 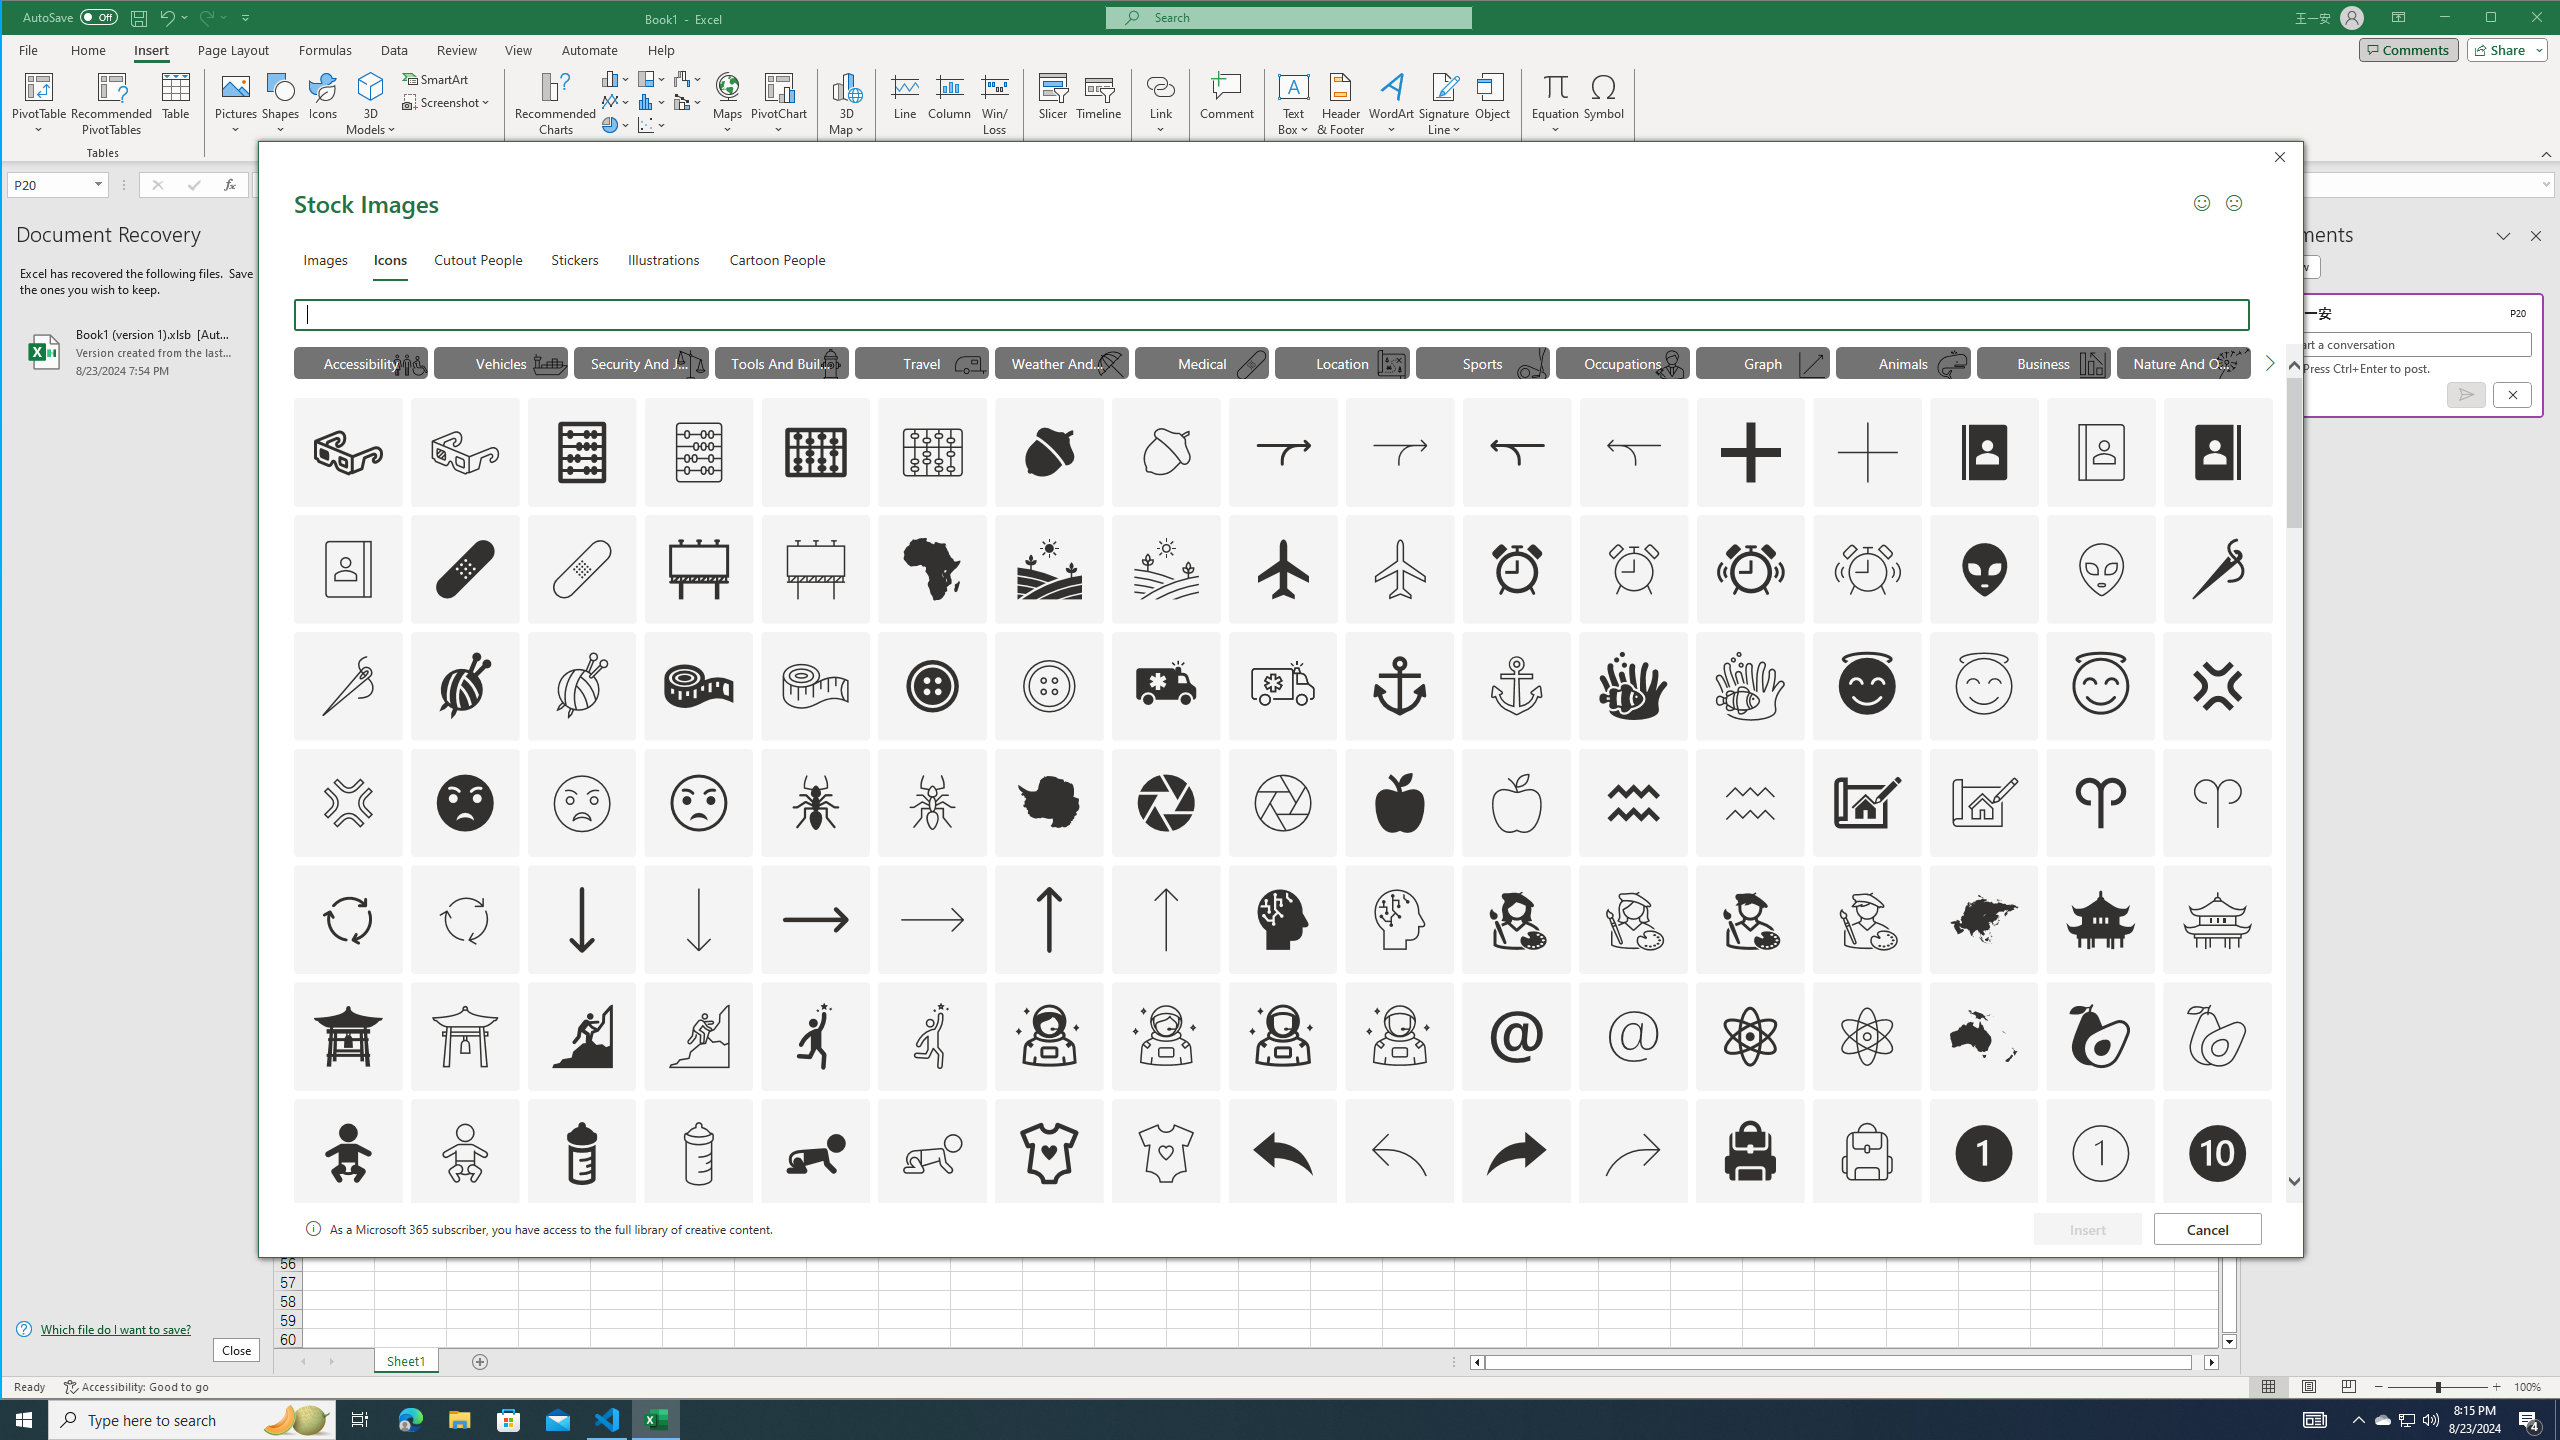 I want to click on '"Vehicles" Icons.', so click(x=501, y=361).